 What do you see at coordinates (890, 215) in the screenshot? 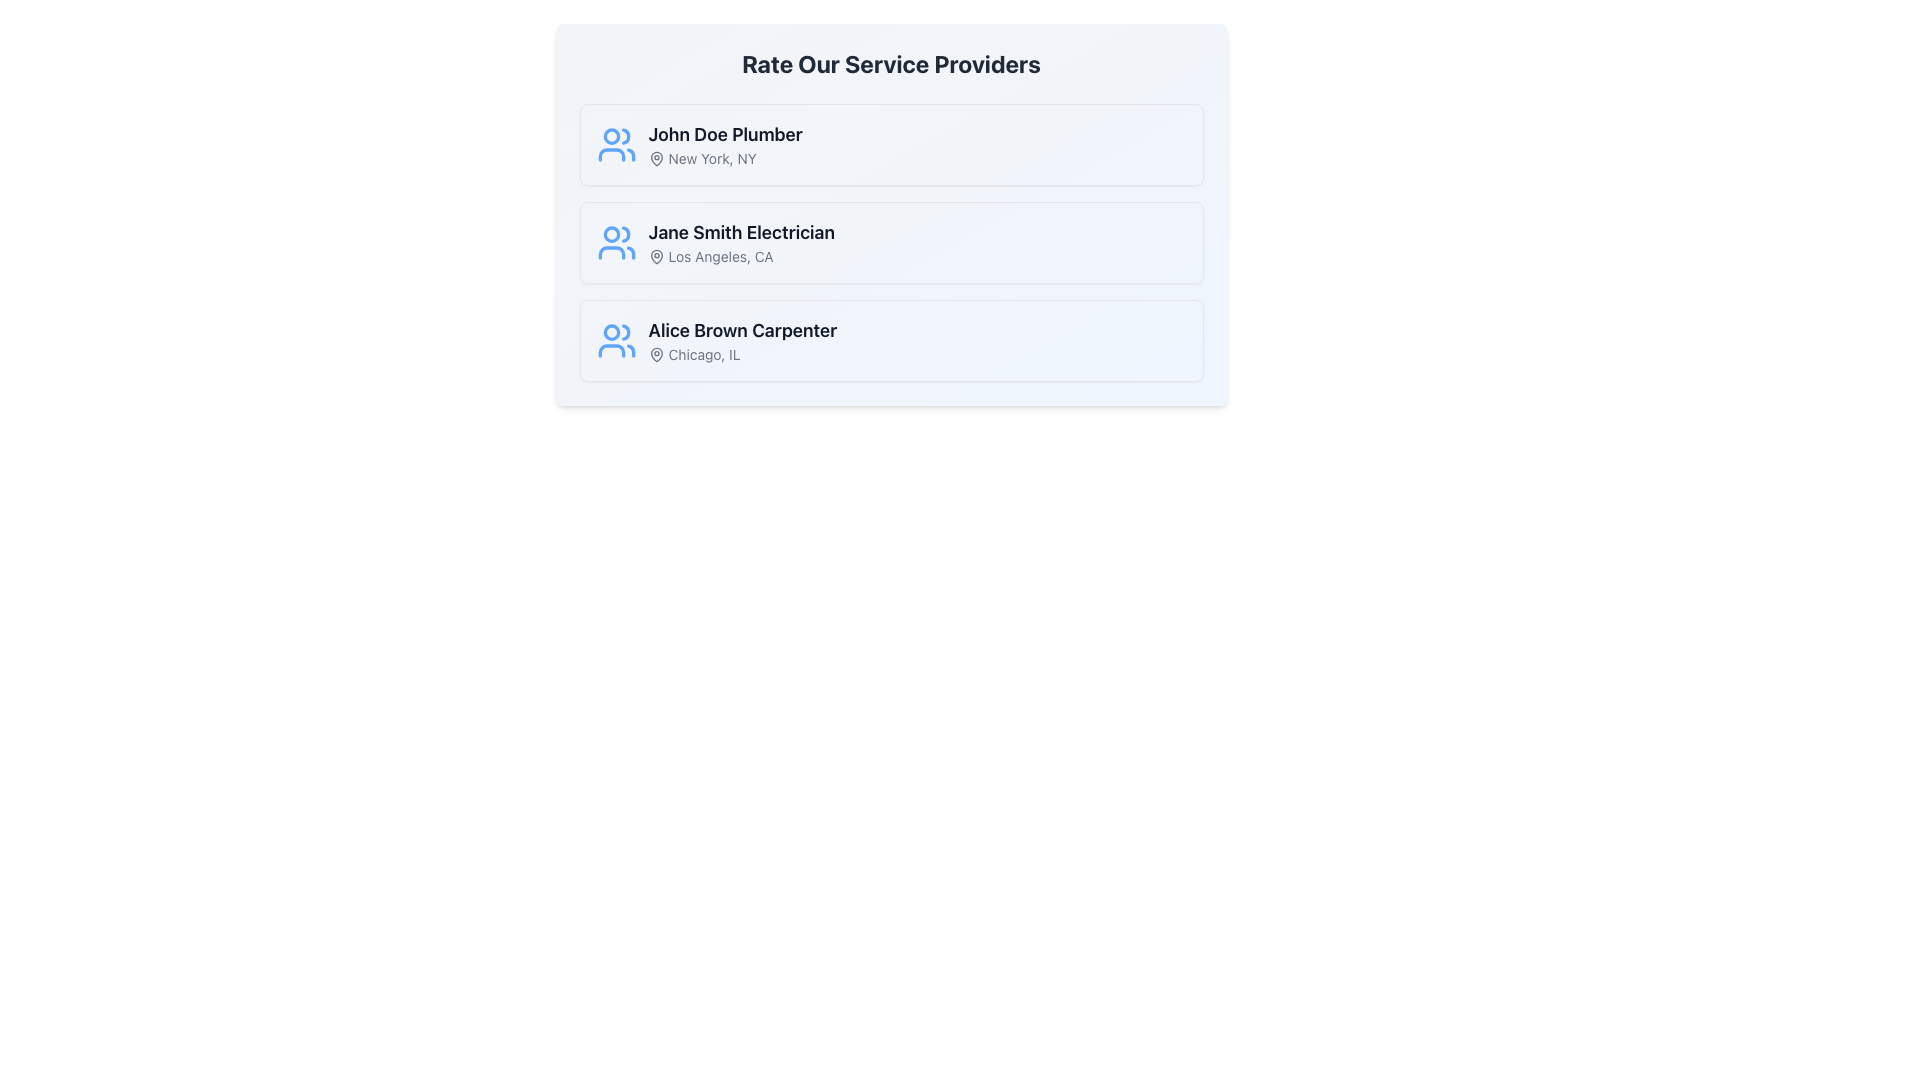
I see `the Information Card displaying 'Jane Smith', an Electrician from Los Angeles, CA, which is the second card in the list of service providers` at bounding box center [890, 215].